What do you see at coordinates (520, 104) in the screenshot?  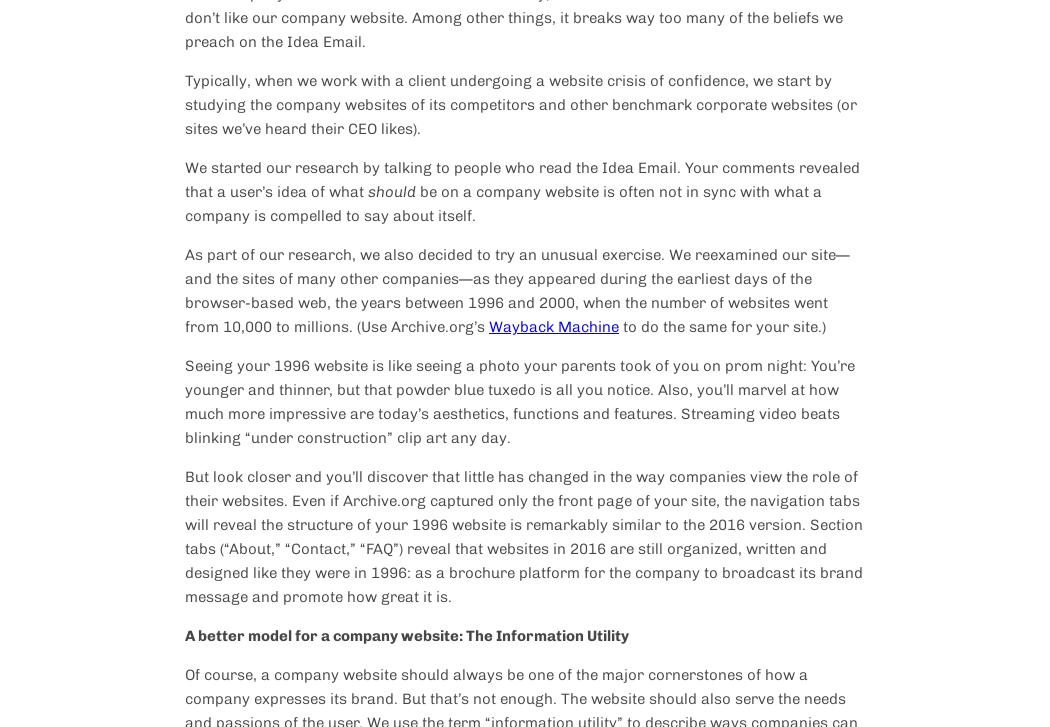 I see `'Typically, when we work with a client undergoing a website crisis of confidence, we start by studying the company websites of its competitors and other benchmark corporate websites (or sites we’ve heard their CEO likes).'` at bounding box center [520, 104].